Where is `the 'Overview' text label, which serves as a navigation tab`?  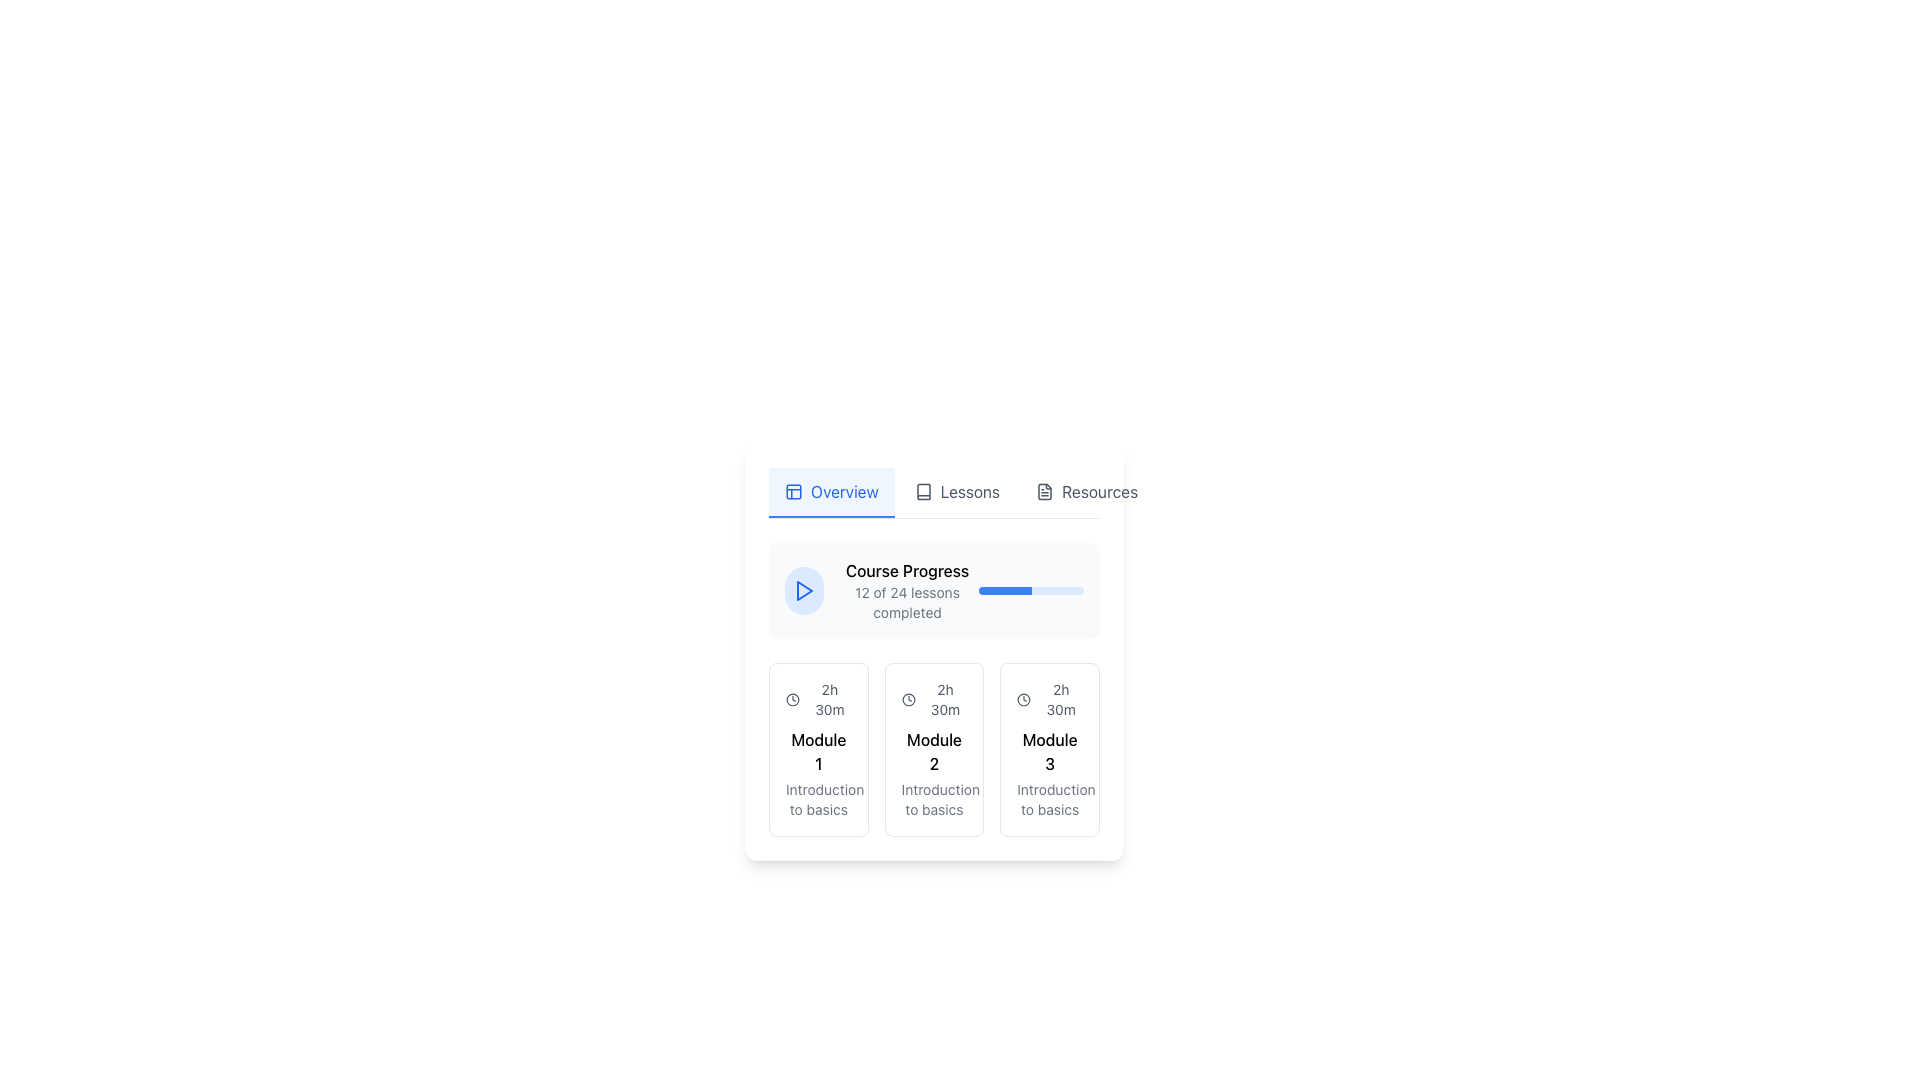 the 'Overview' text label, which serves as a navigation tab is located at coordinates (844, 492).